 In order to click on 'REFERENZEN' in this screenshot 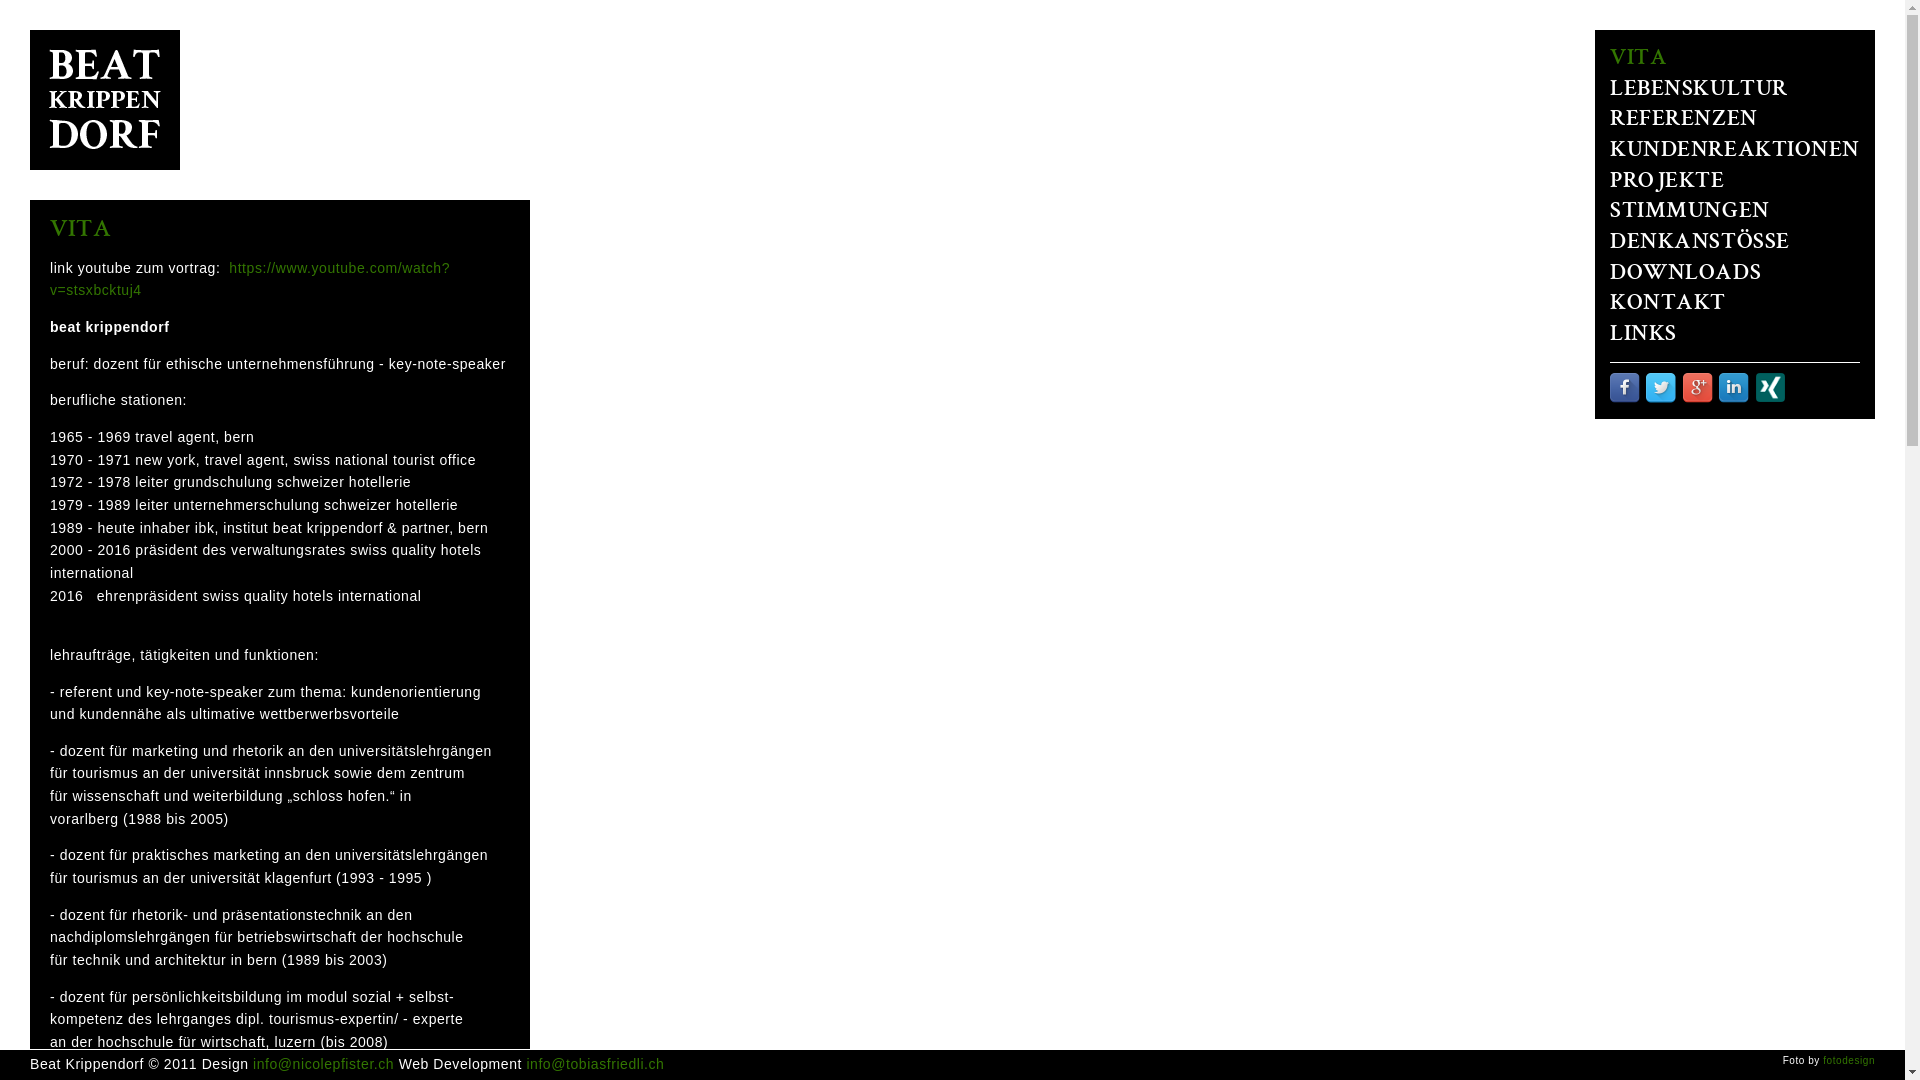, I will do `click(1683, 120)`.